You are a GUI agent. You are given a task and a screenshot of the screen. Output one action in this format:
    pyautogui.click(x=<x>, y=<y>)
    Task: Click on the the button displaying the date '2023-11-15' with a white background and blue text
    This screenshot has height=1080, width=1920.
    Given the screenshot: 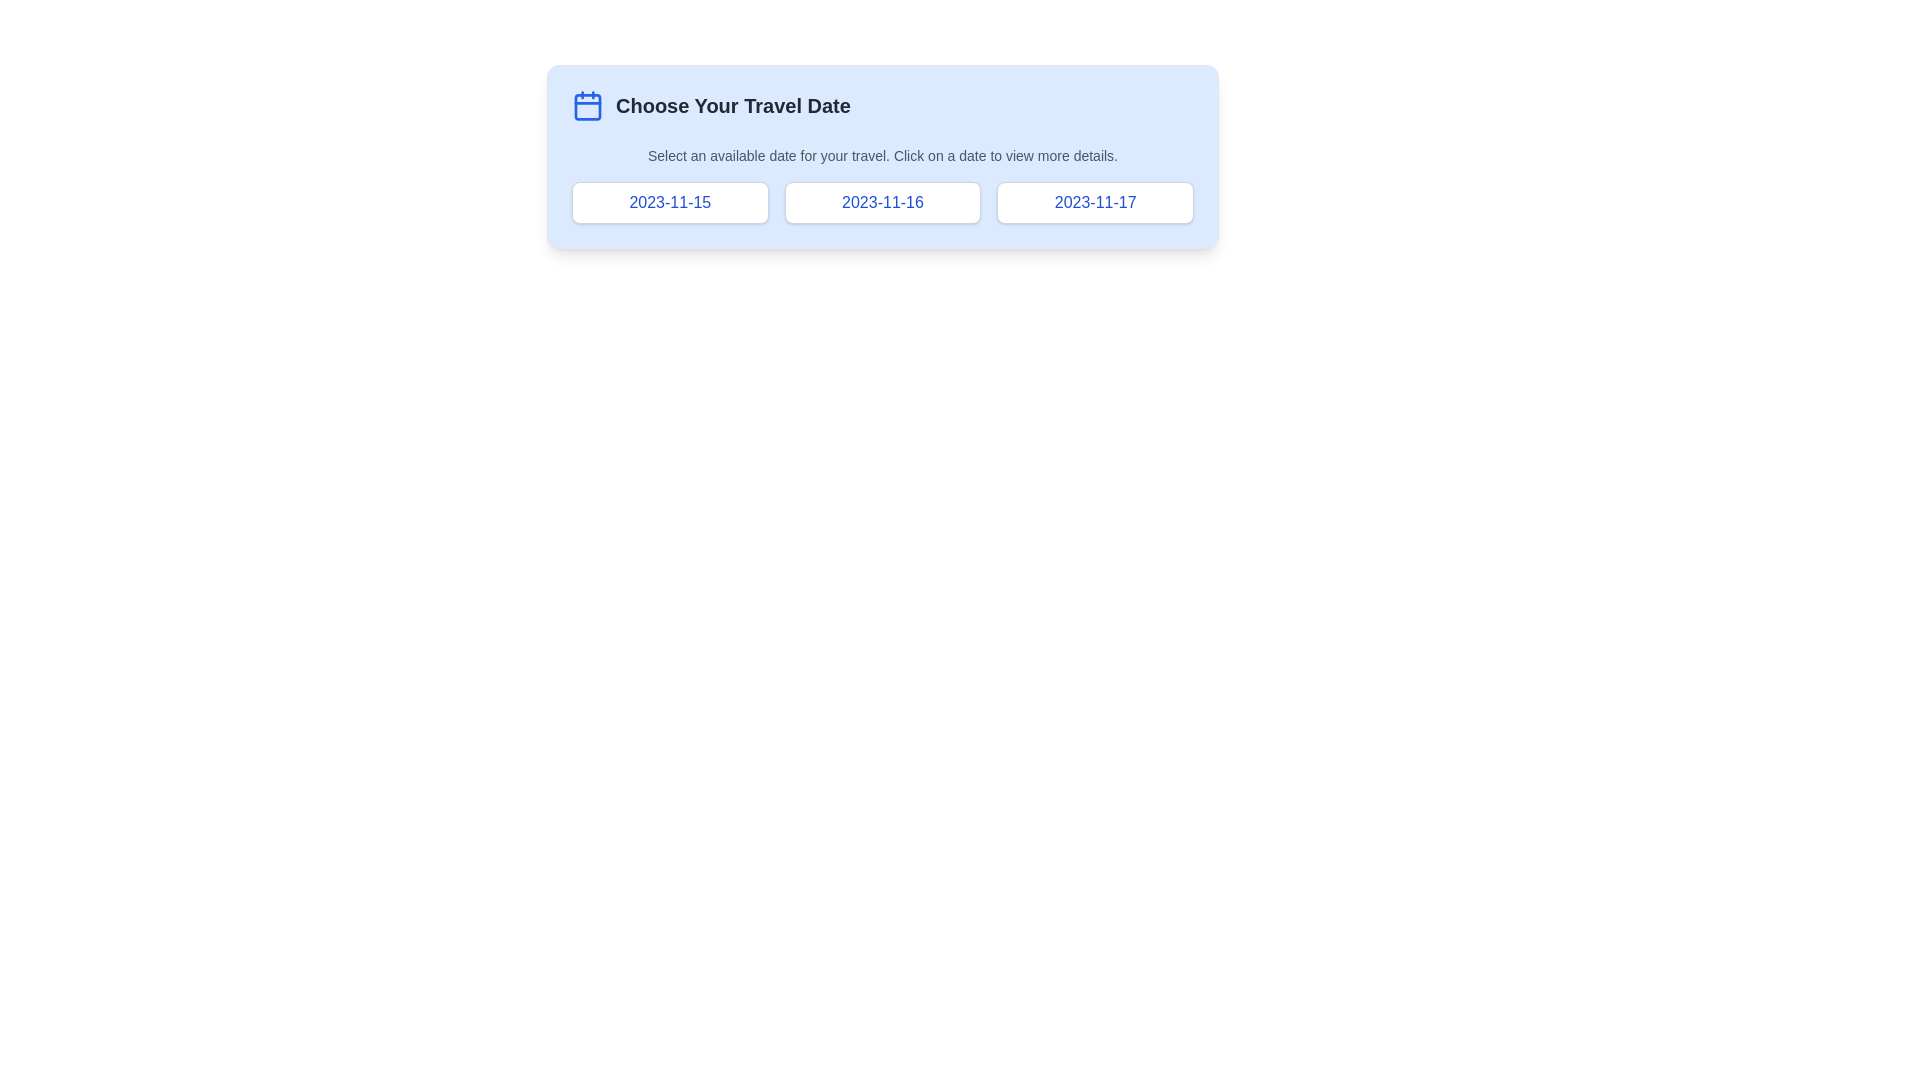 What is the action you would take?
    pyautogui.click(x=670, y=203)
    